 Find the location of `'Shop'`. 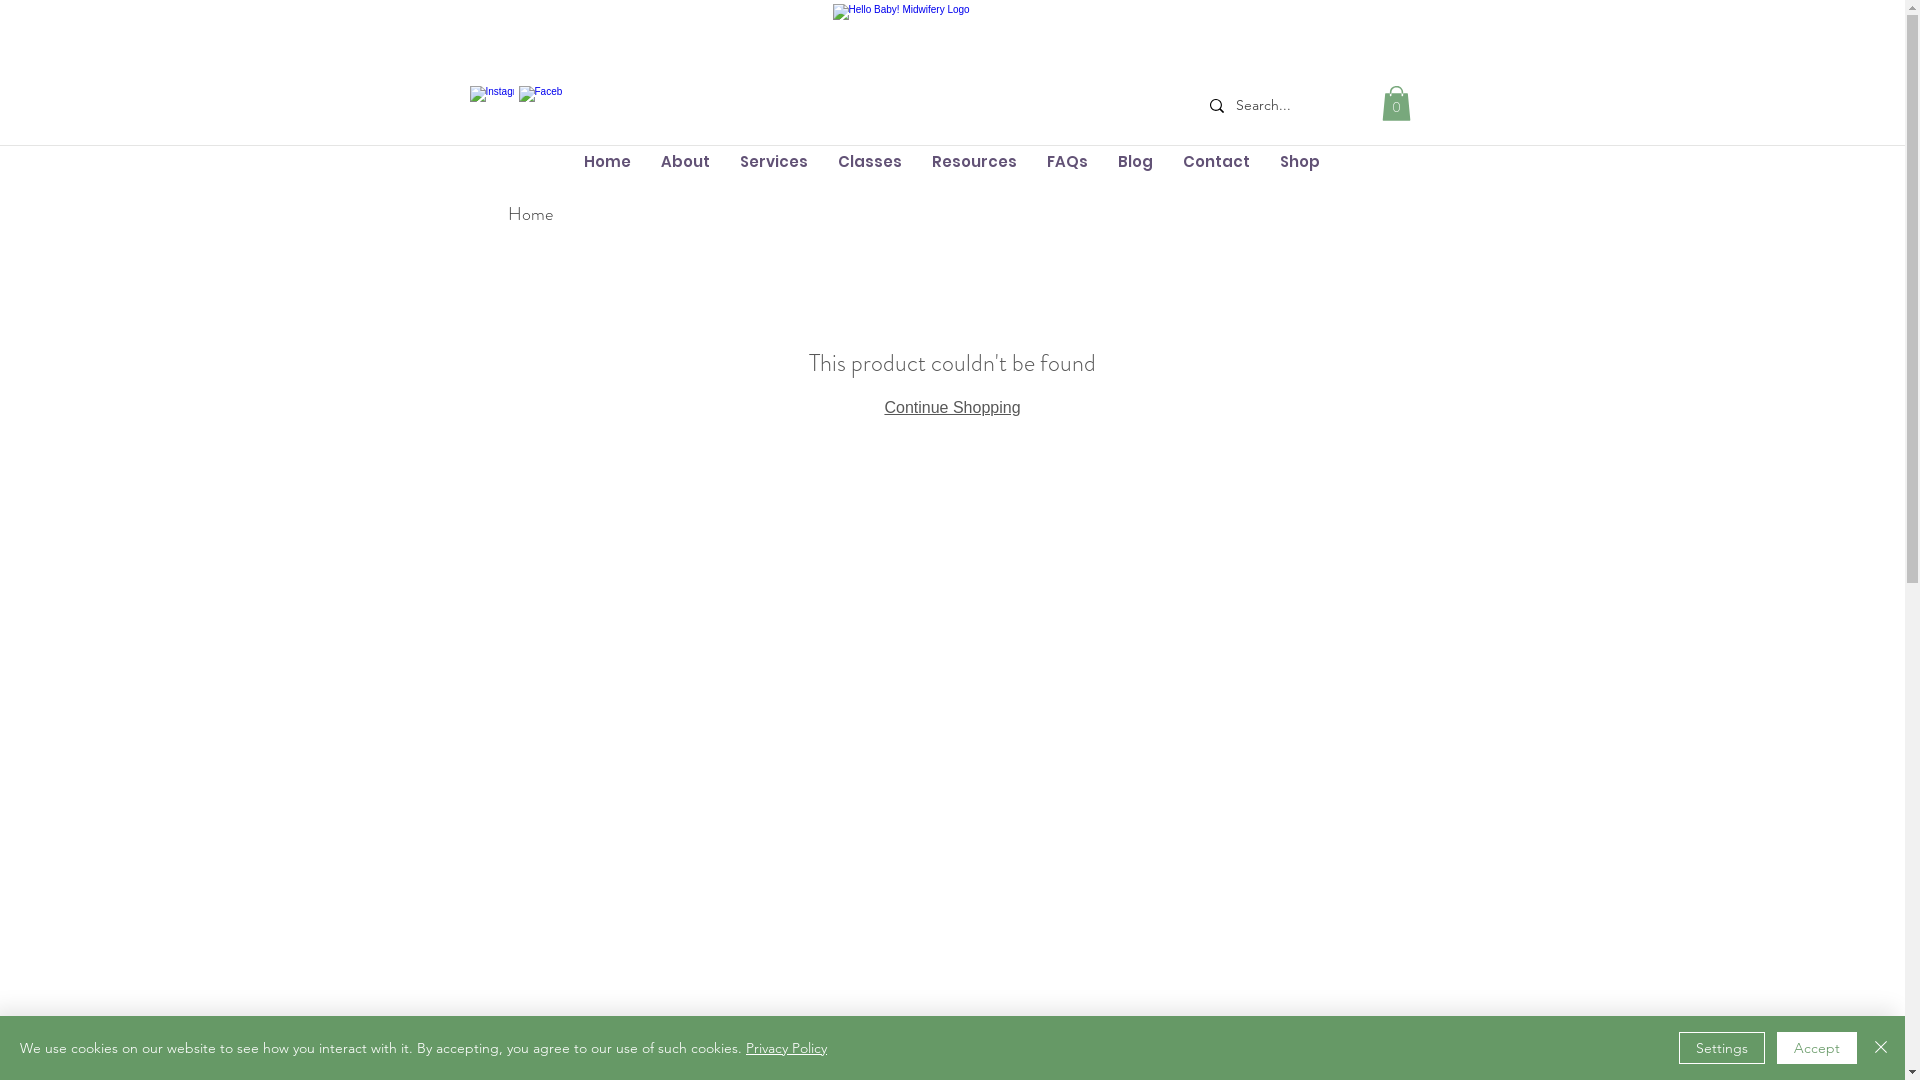

'Shop' is located at coordinates (1299, 160).